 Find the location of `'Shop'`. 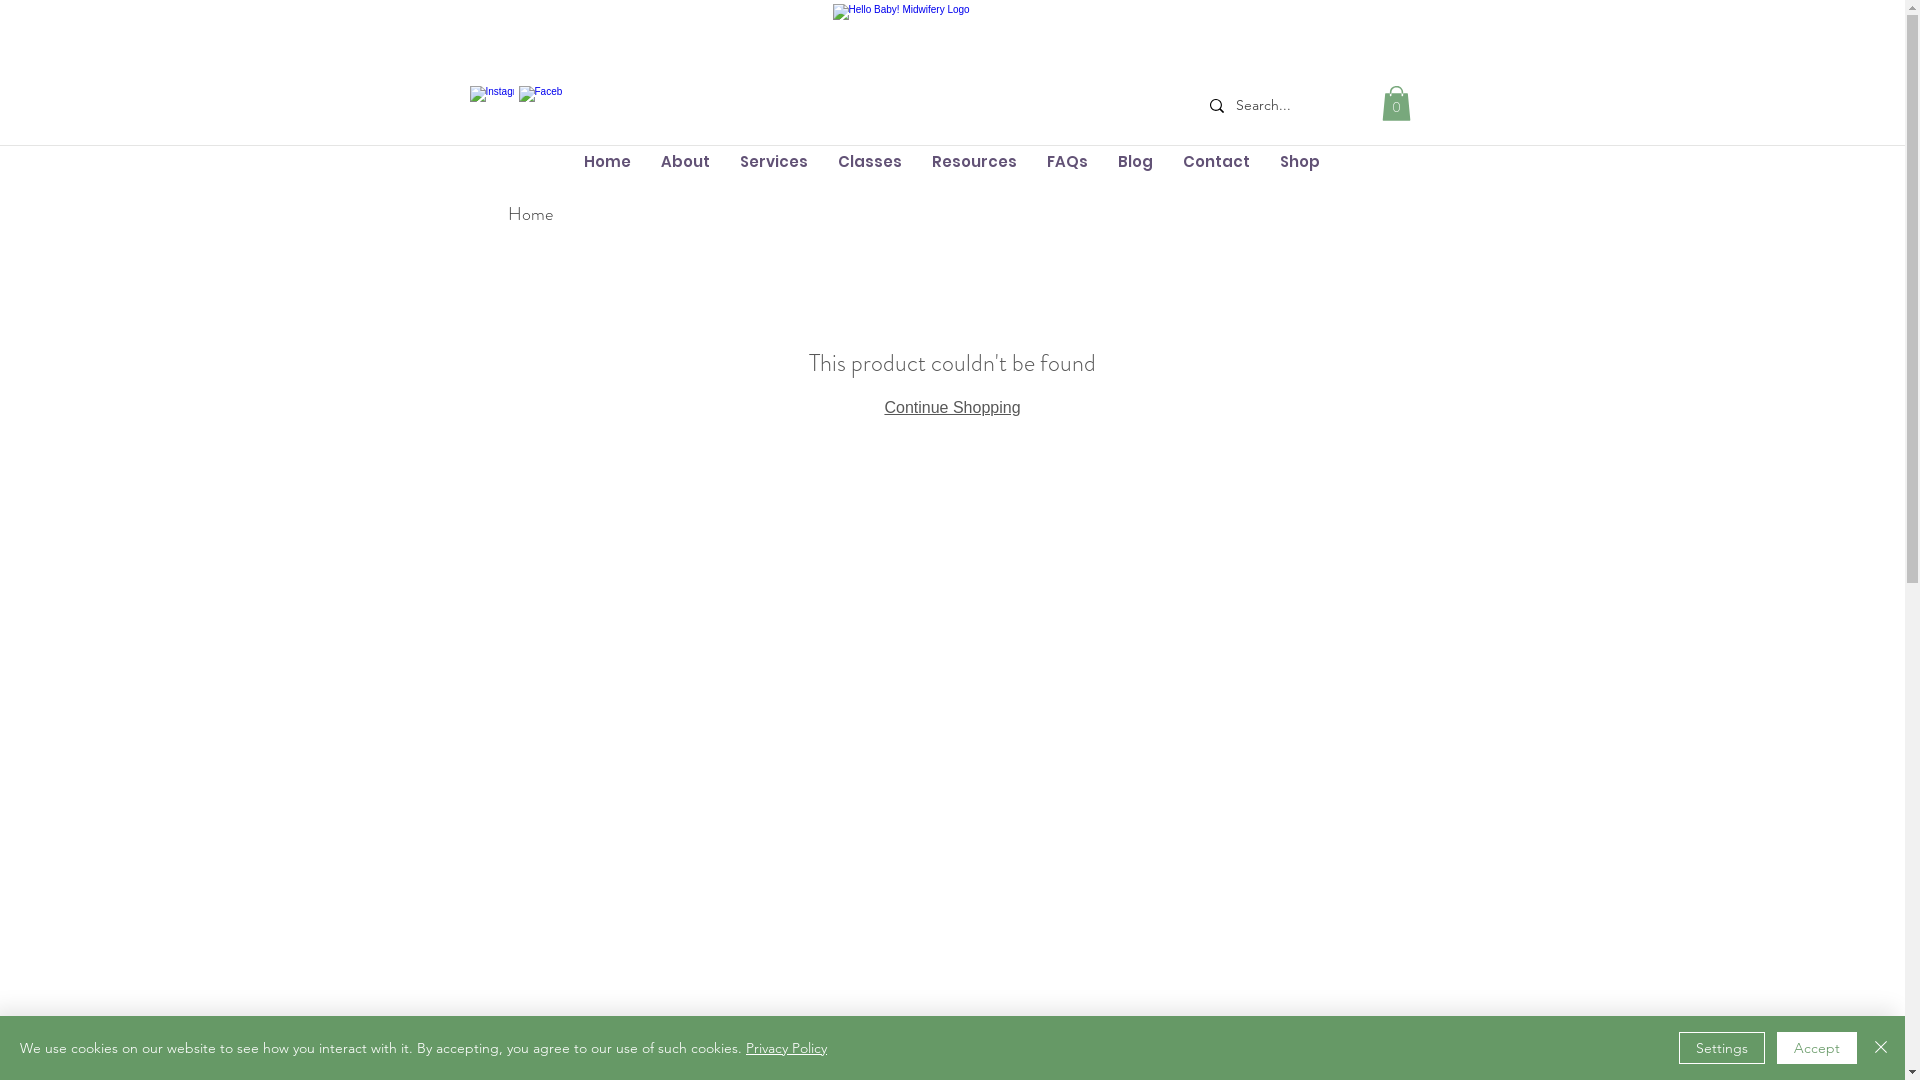

'Shop' is located at coordinates (1299, 160).